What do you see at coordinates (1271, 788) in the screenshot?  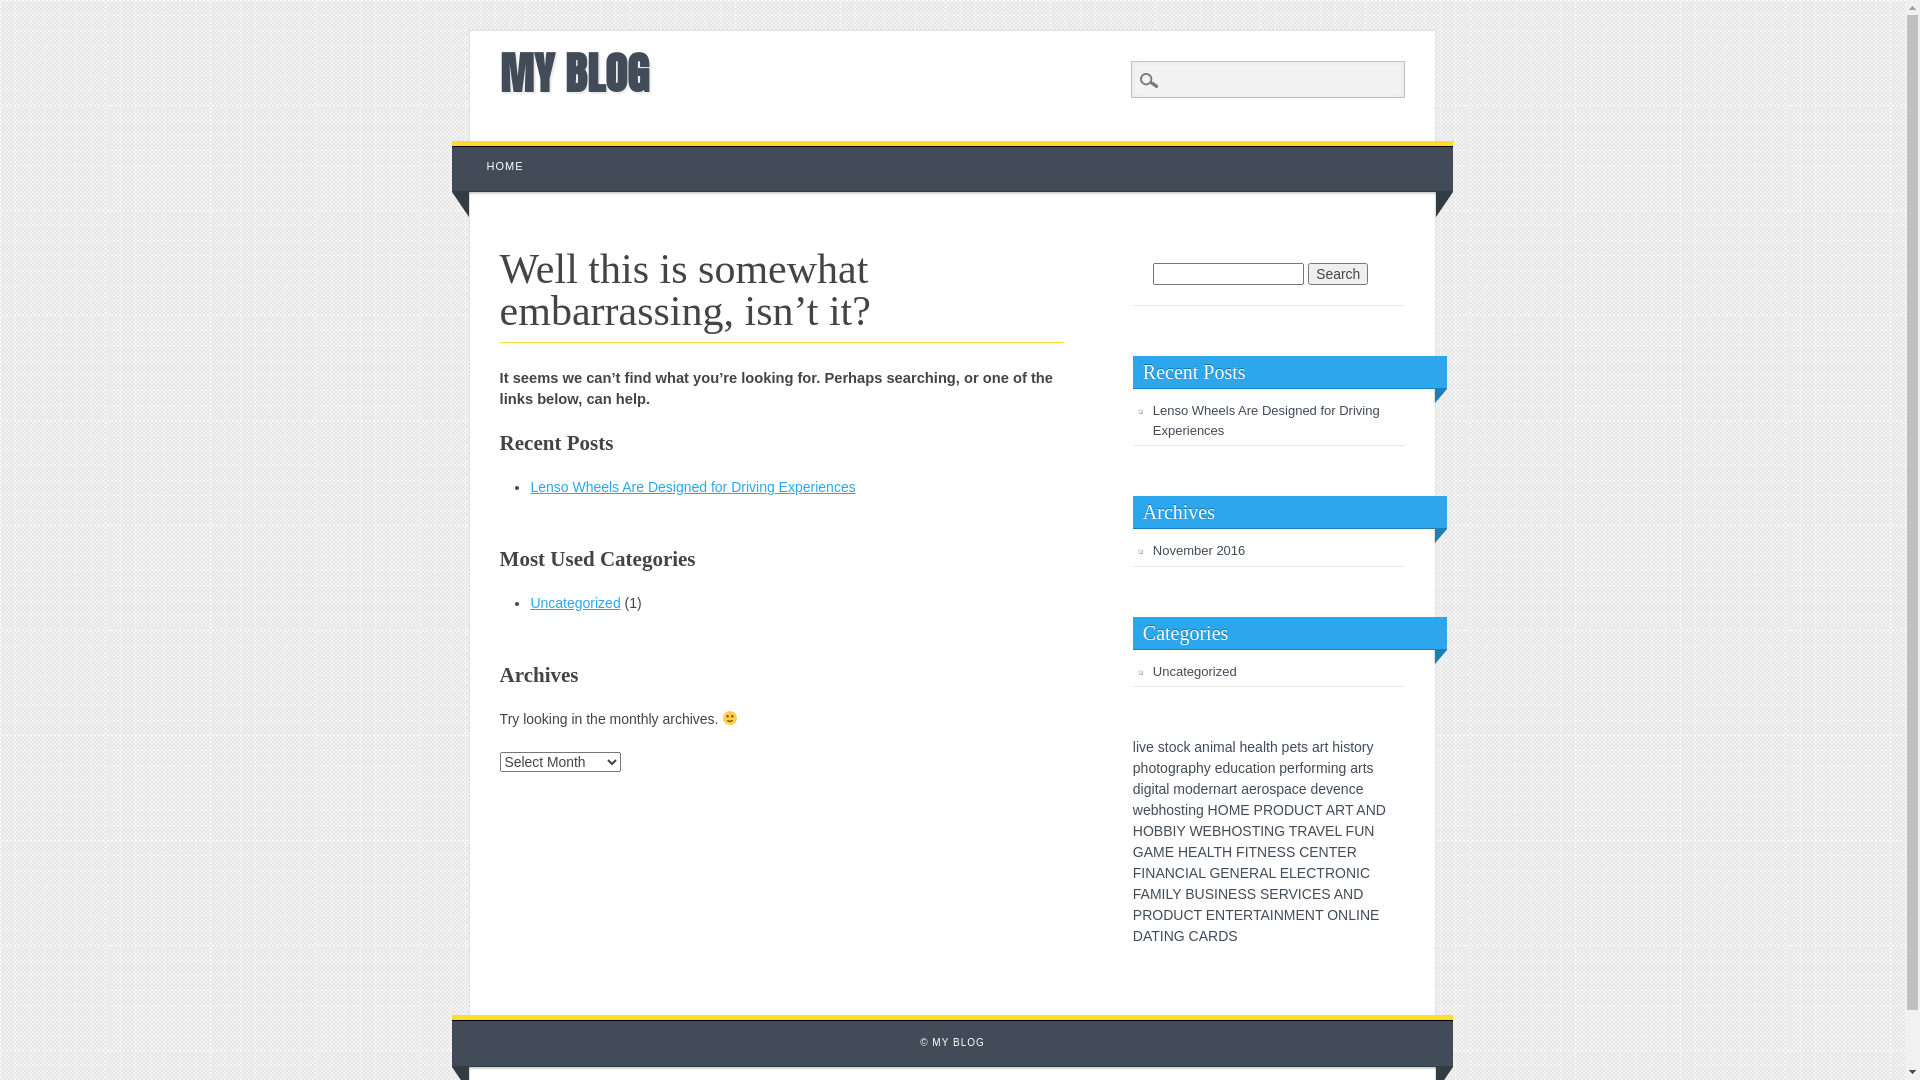 I see `'s'` at bounding box center [1271, 788].